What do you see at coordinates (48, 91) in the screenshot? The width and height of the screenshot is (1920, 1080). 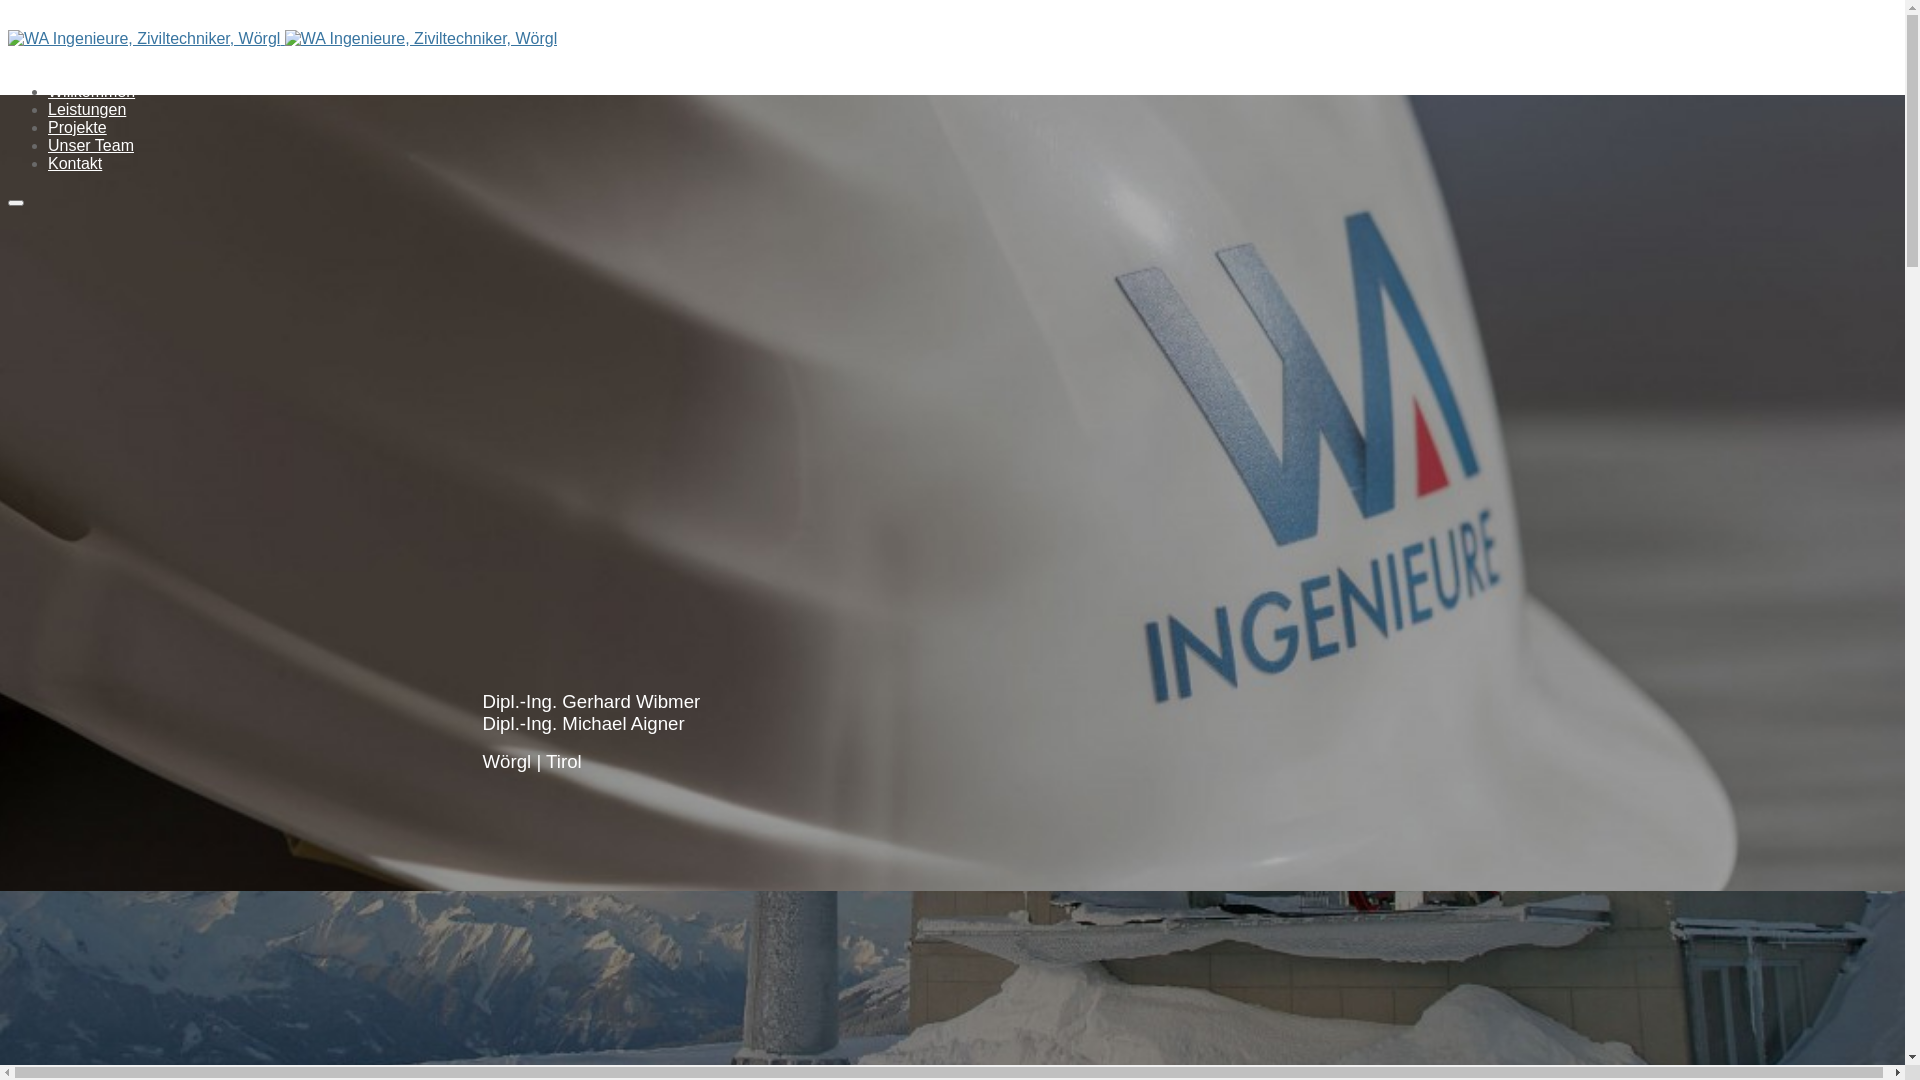 I see `'Willkommen'` at bounding box center [48, 91].